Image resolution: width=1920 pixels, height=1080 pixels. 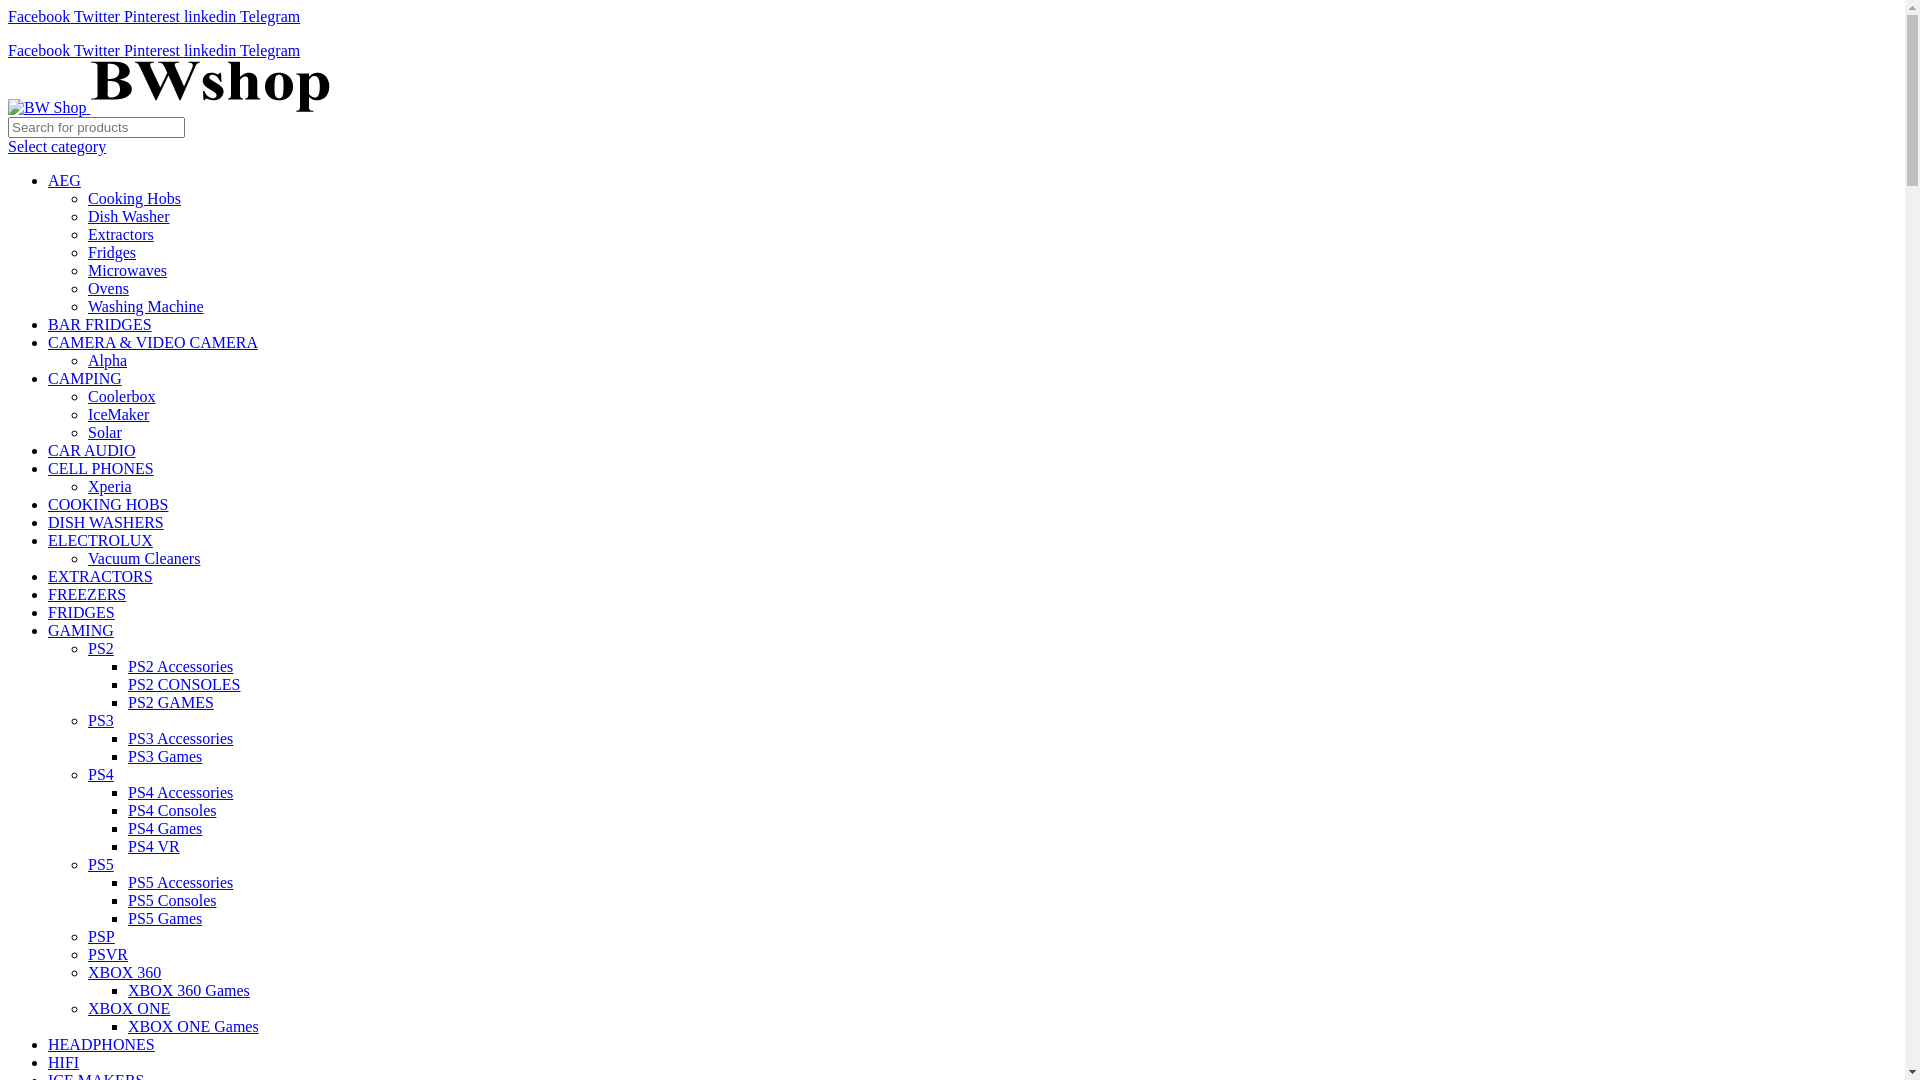 What do you see at coordinates (107, 288) in the screenshot?
I see `'Ovens'` at bounding box center [107, 288].